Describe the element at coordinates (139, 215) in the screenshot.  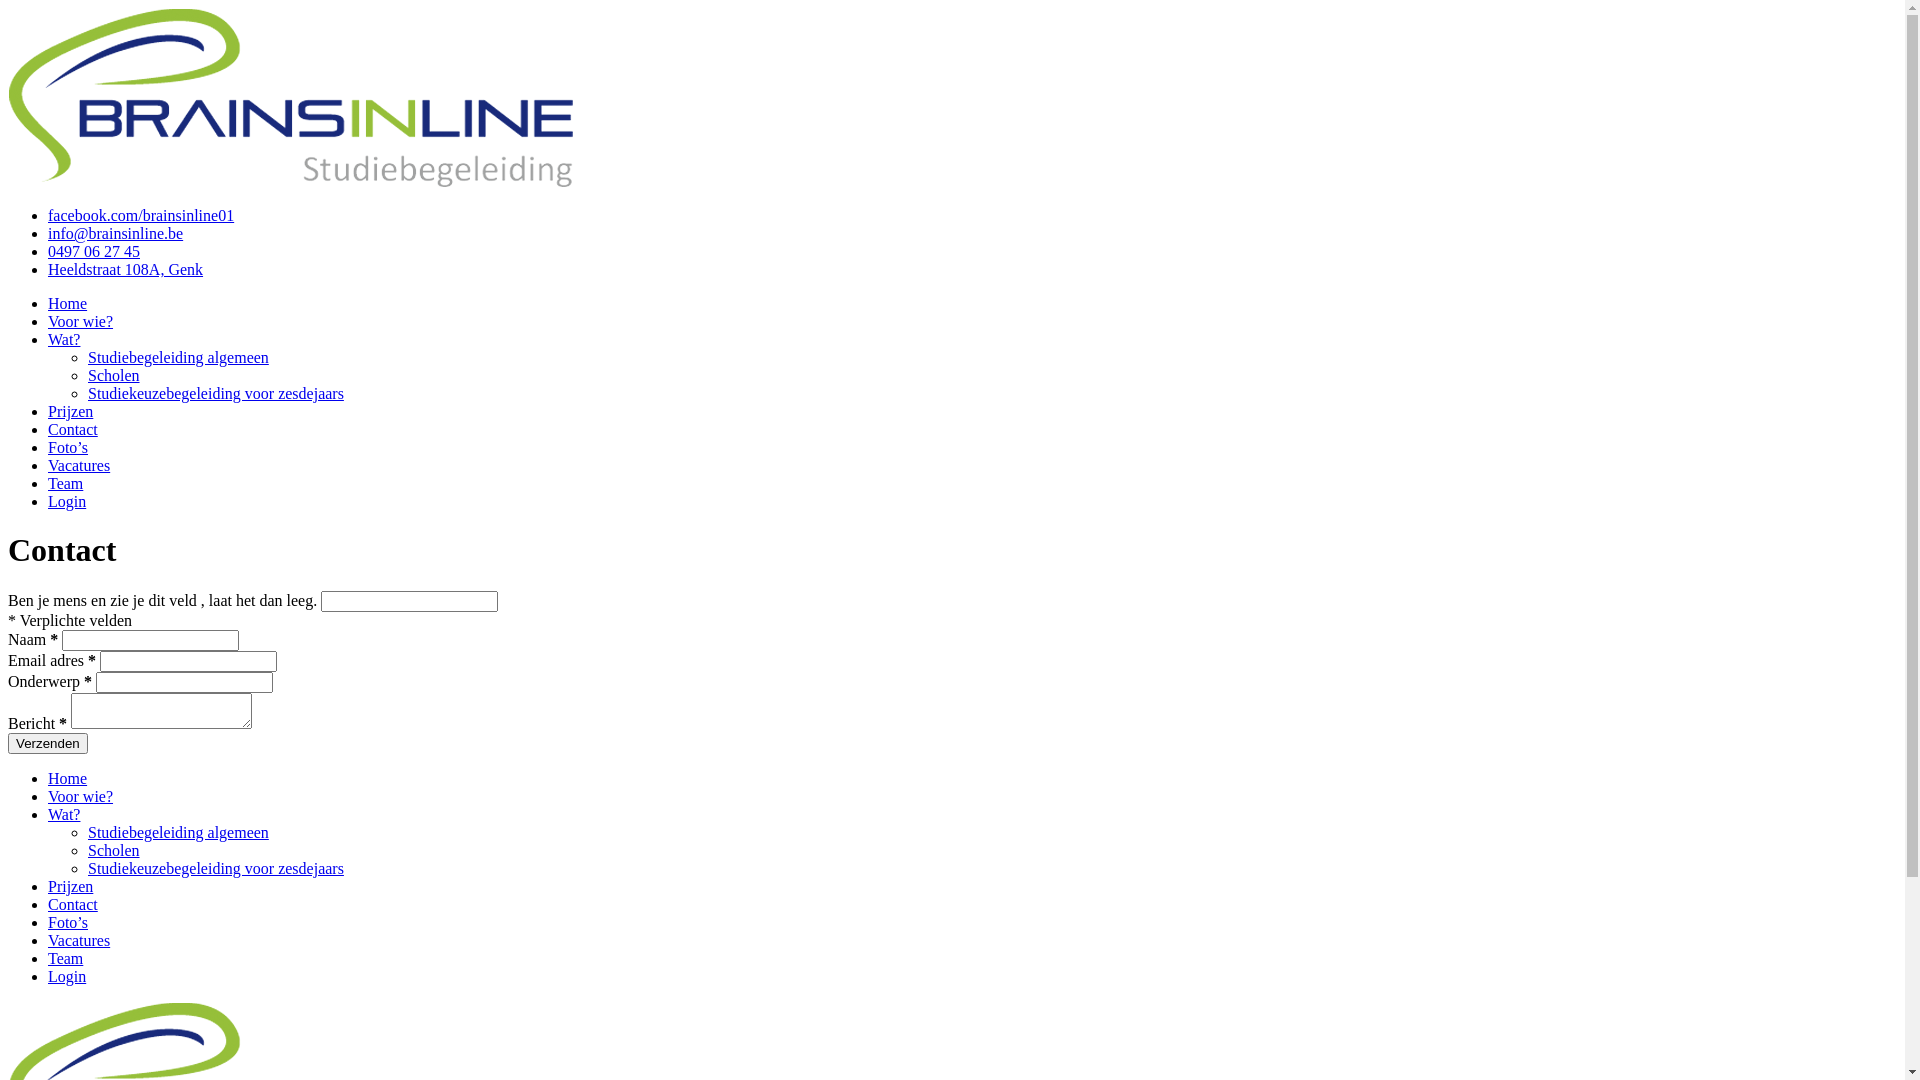
I see `'facebook.com/brainsinline01'` at that location.